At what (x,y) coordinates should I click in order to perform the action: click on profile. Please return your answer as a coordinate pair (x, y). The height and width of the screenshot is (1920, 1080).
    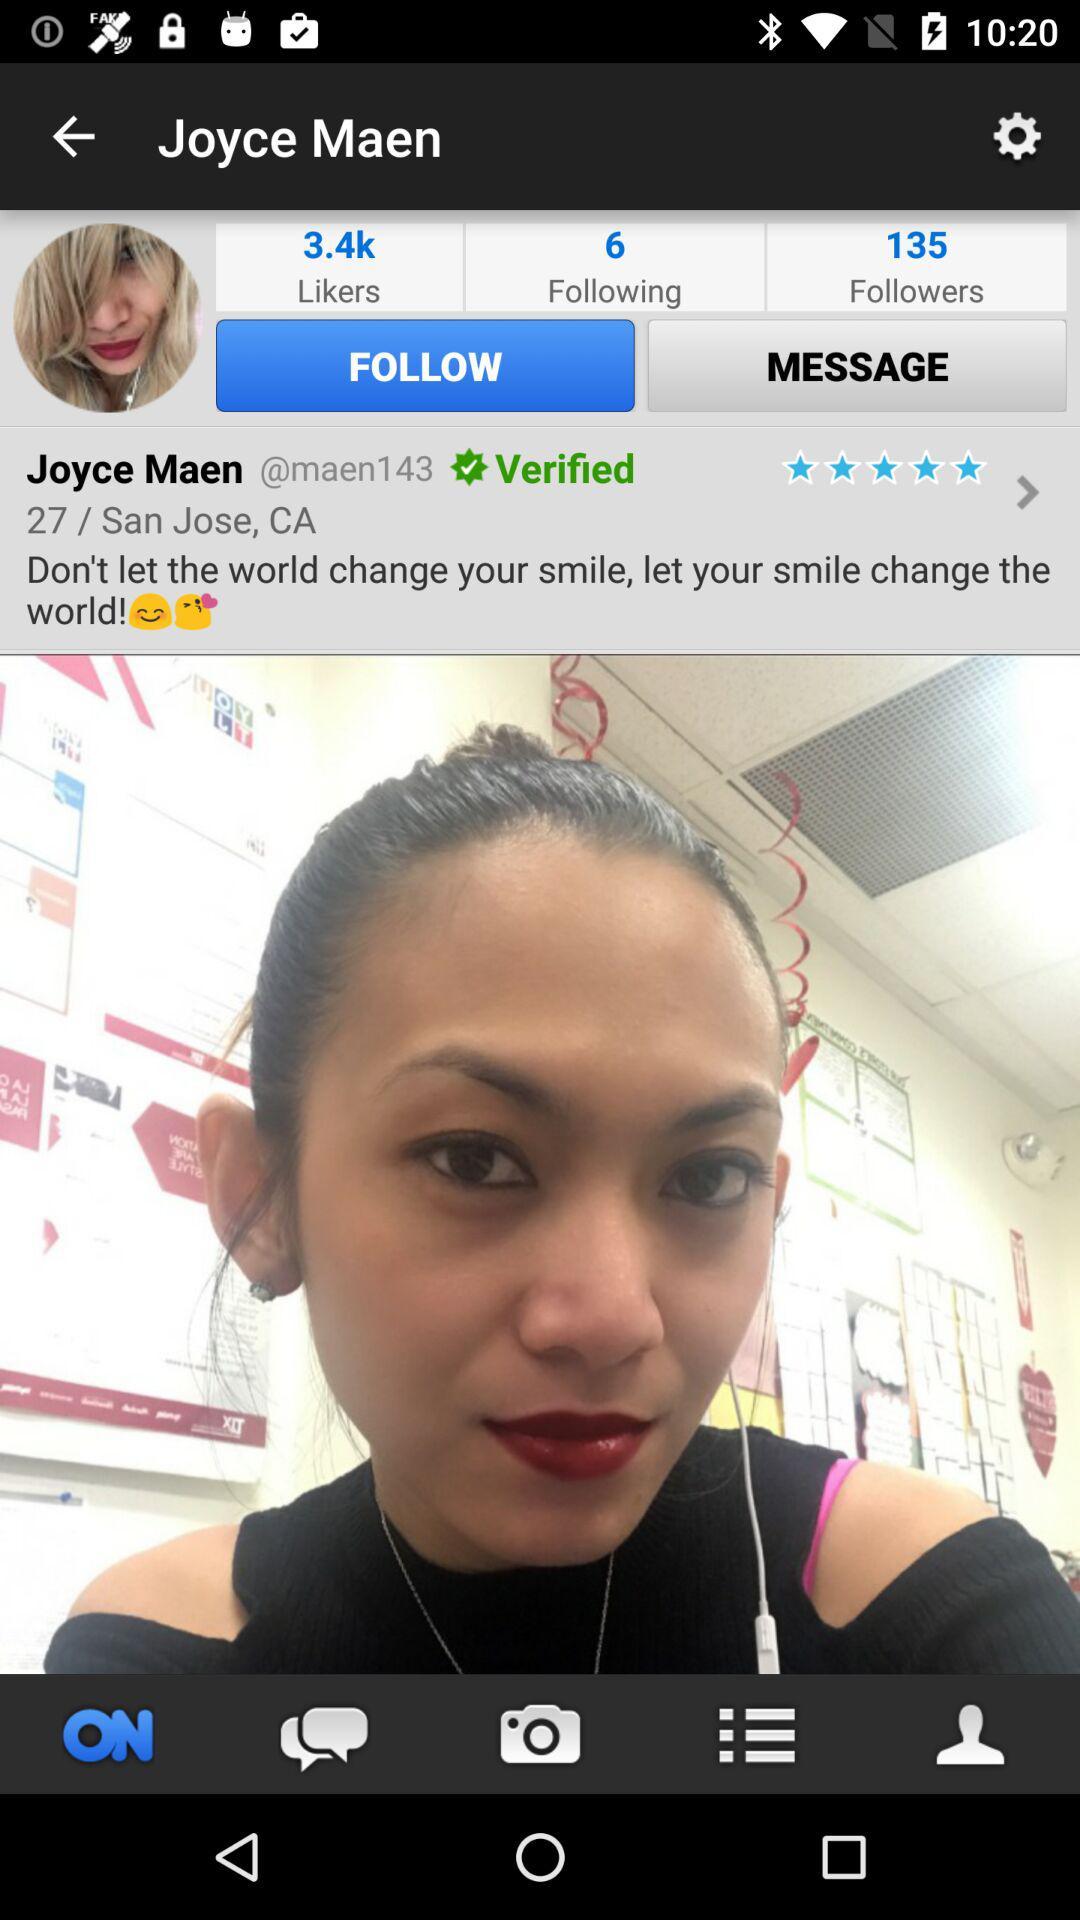
    Looking at the image, I should click on (971, 1733).